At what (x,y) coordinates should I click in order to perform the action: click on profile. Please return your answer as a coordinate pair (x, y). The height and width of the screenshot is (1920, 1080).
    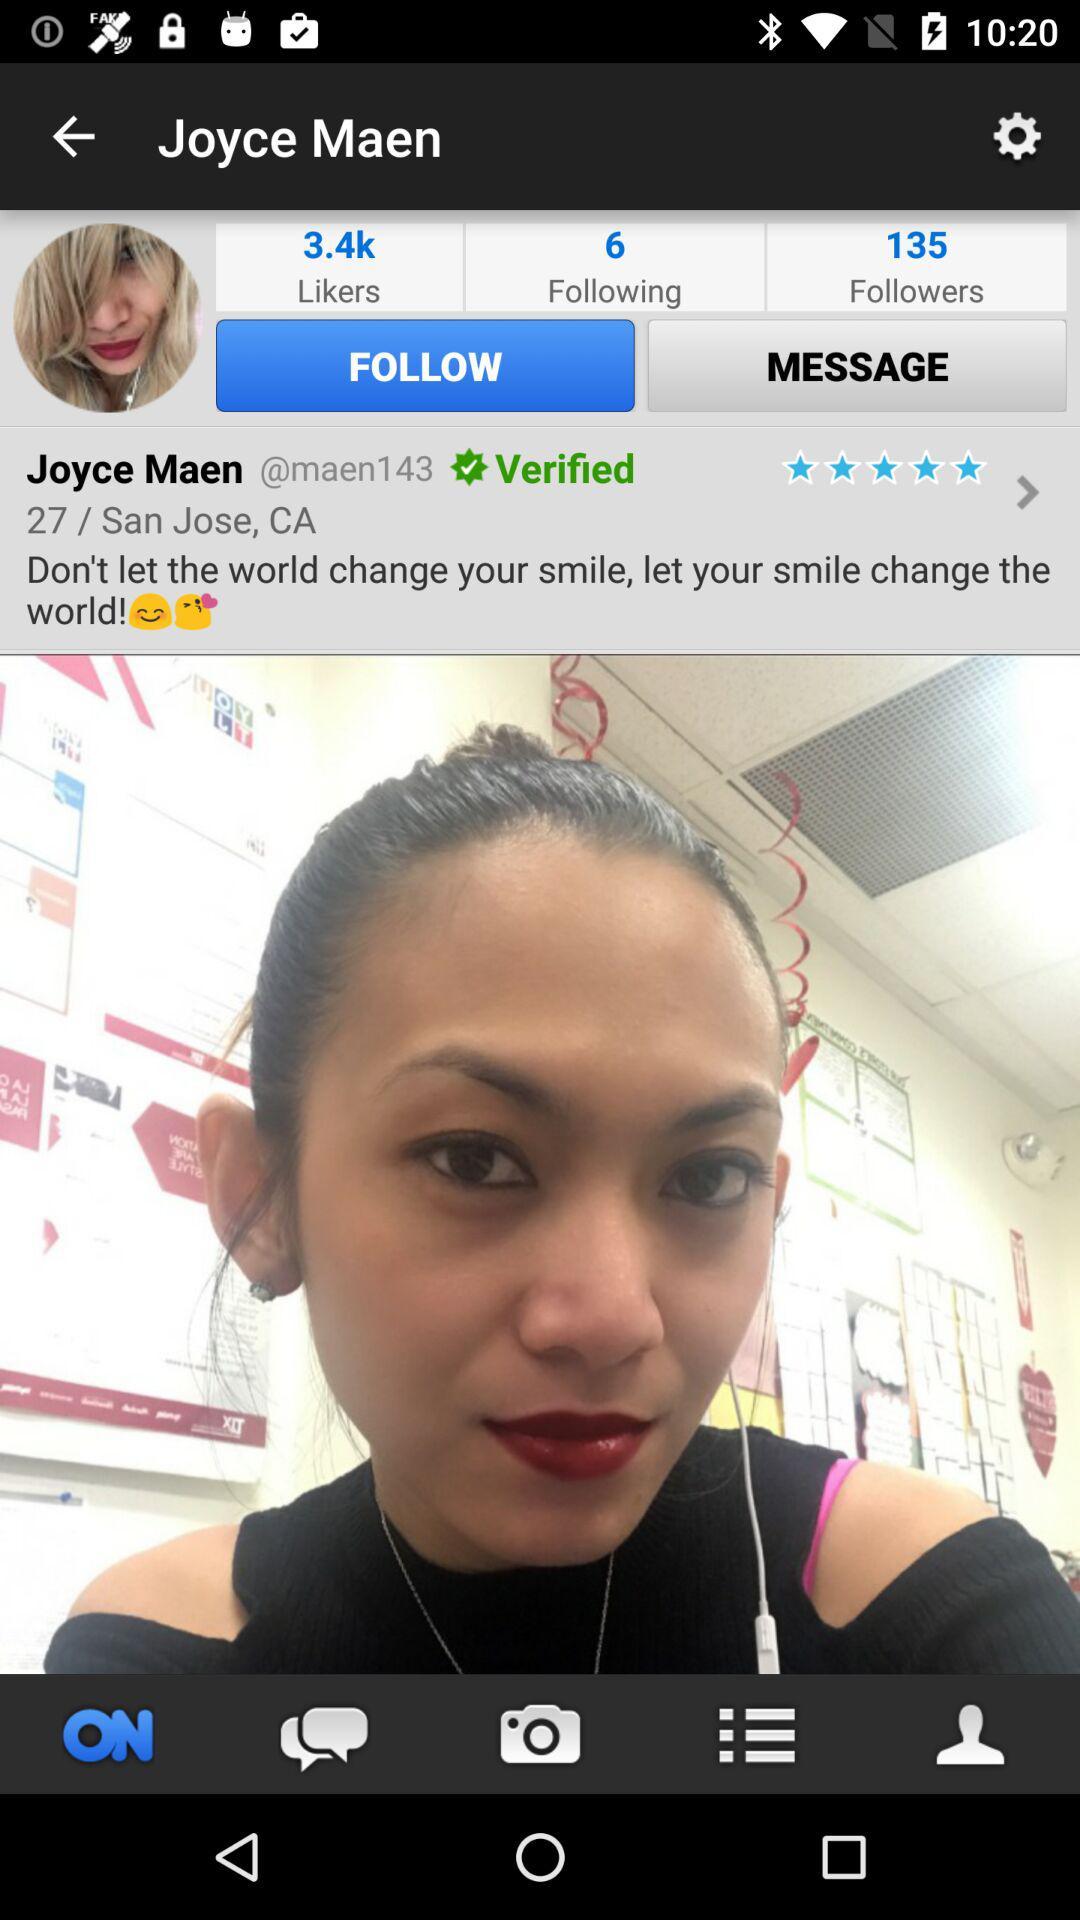
    Looking at the image, I should click on (971, 1733).